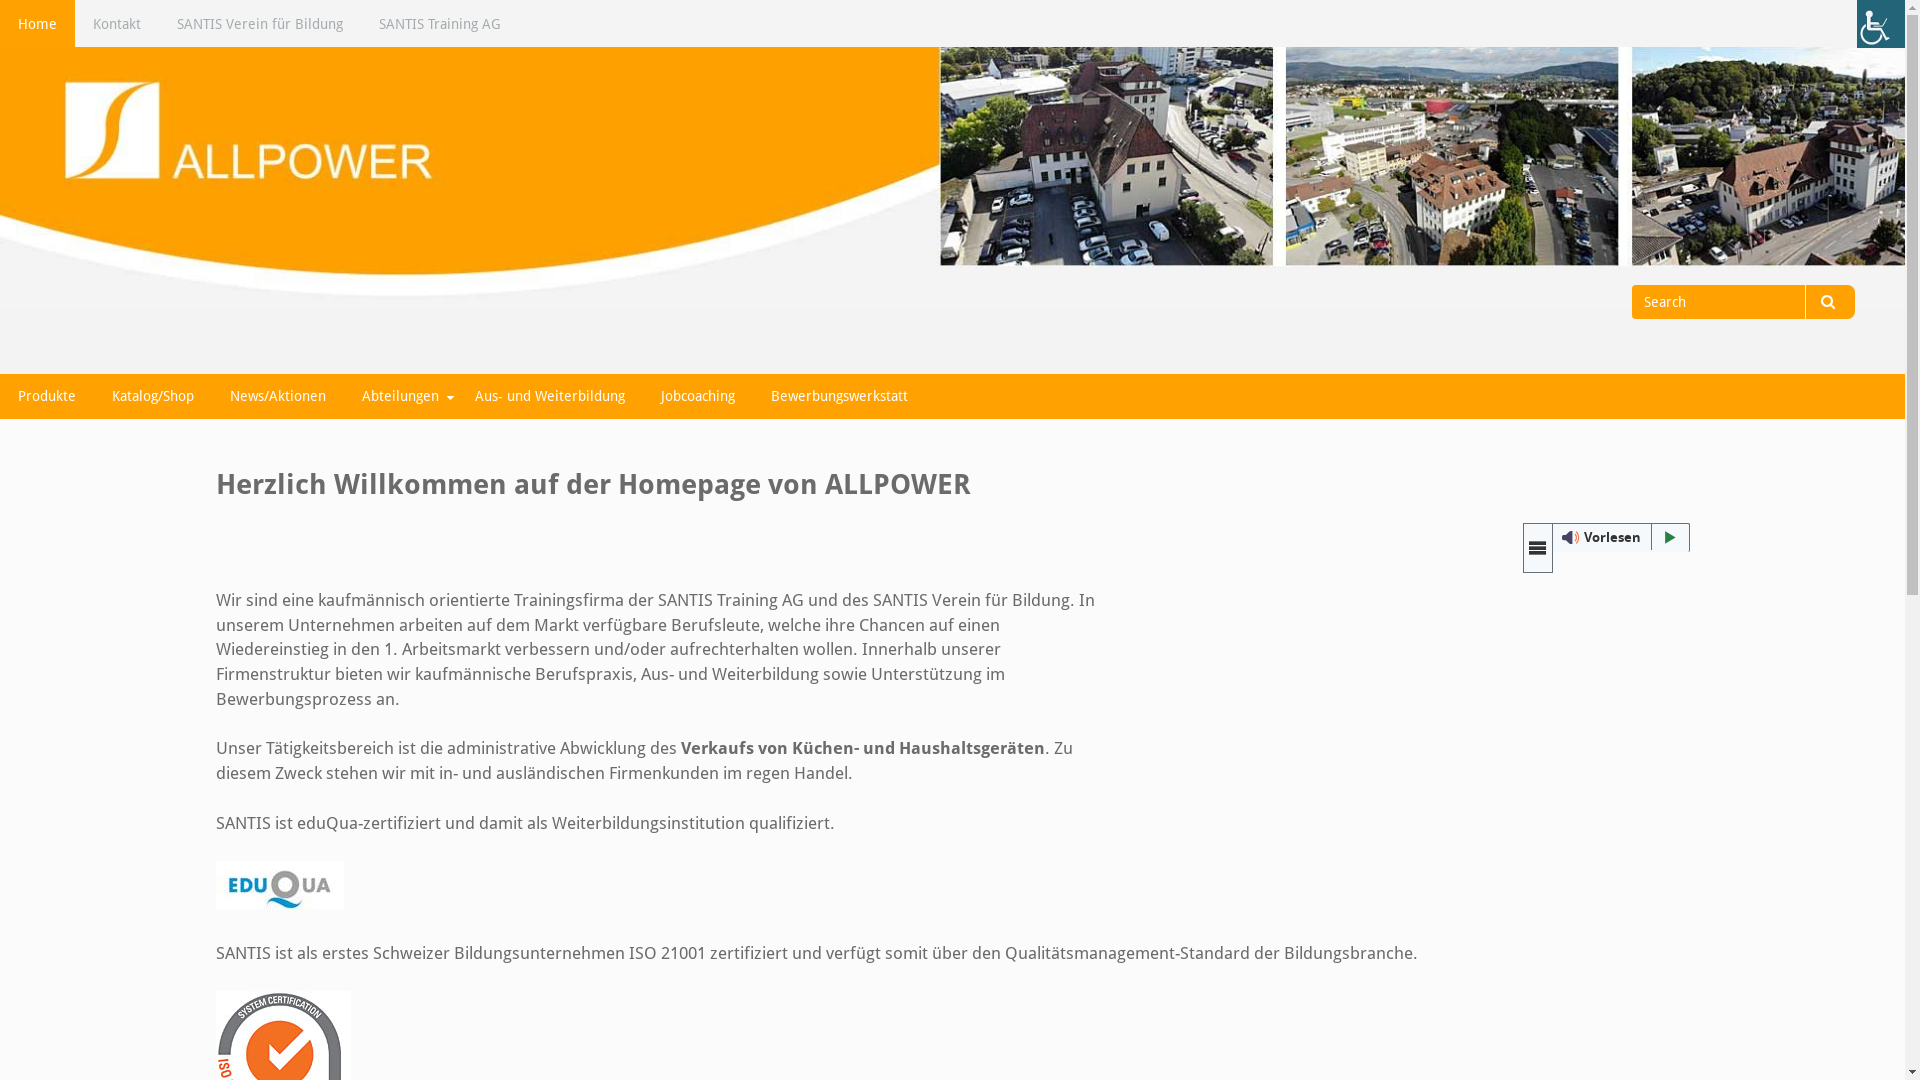 Image resolution: width=1920 pixels, height=1080 pixels. I want to click on 'Vorlesen', so click(1606, 536).